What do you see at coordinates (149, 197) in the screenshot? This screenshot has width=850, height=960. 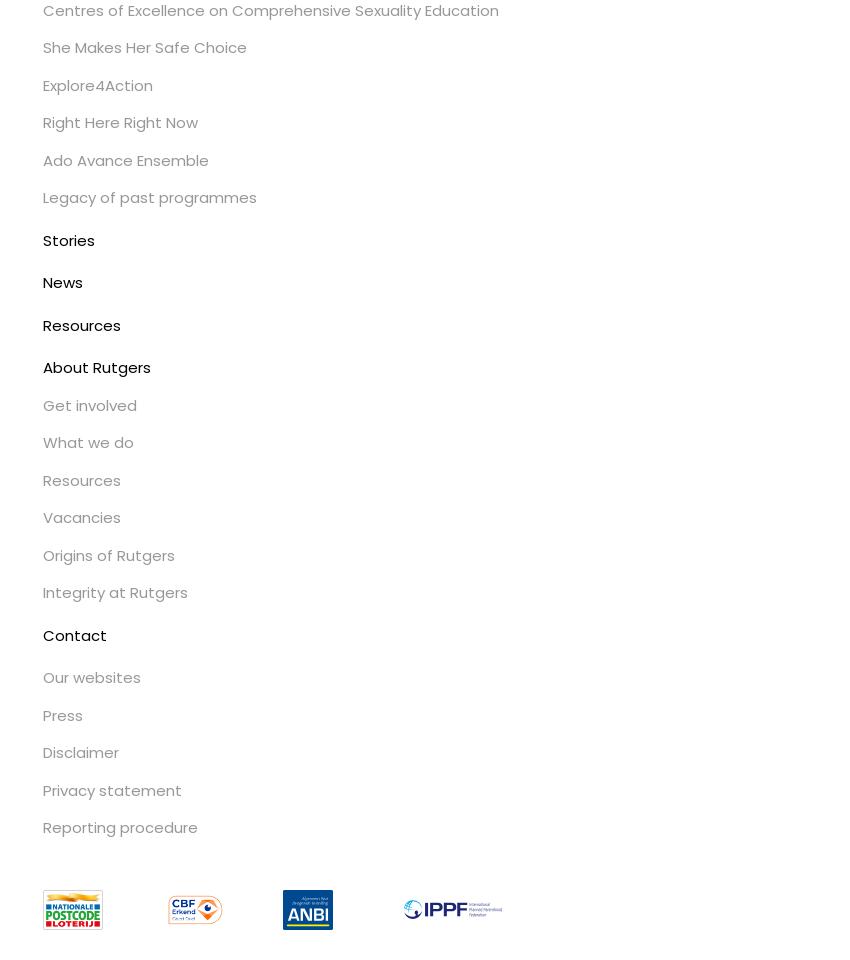 I see `'Legacy of past programmes'` at bounding box center [149, 197].